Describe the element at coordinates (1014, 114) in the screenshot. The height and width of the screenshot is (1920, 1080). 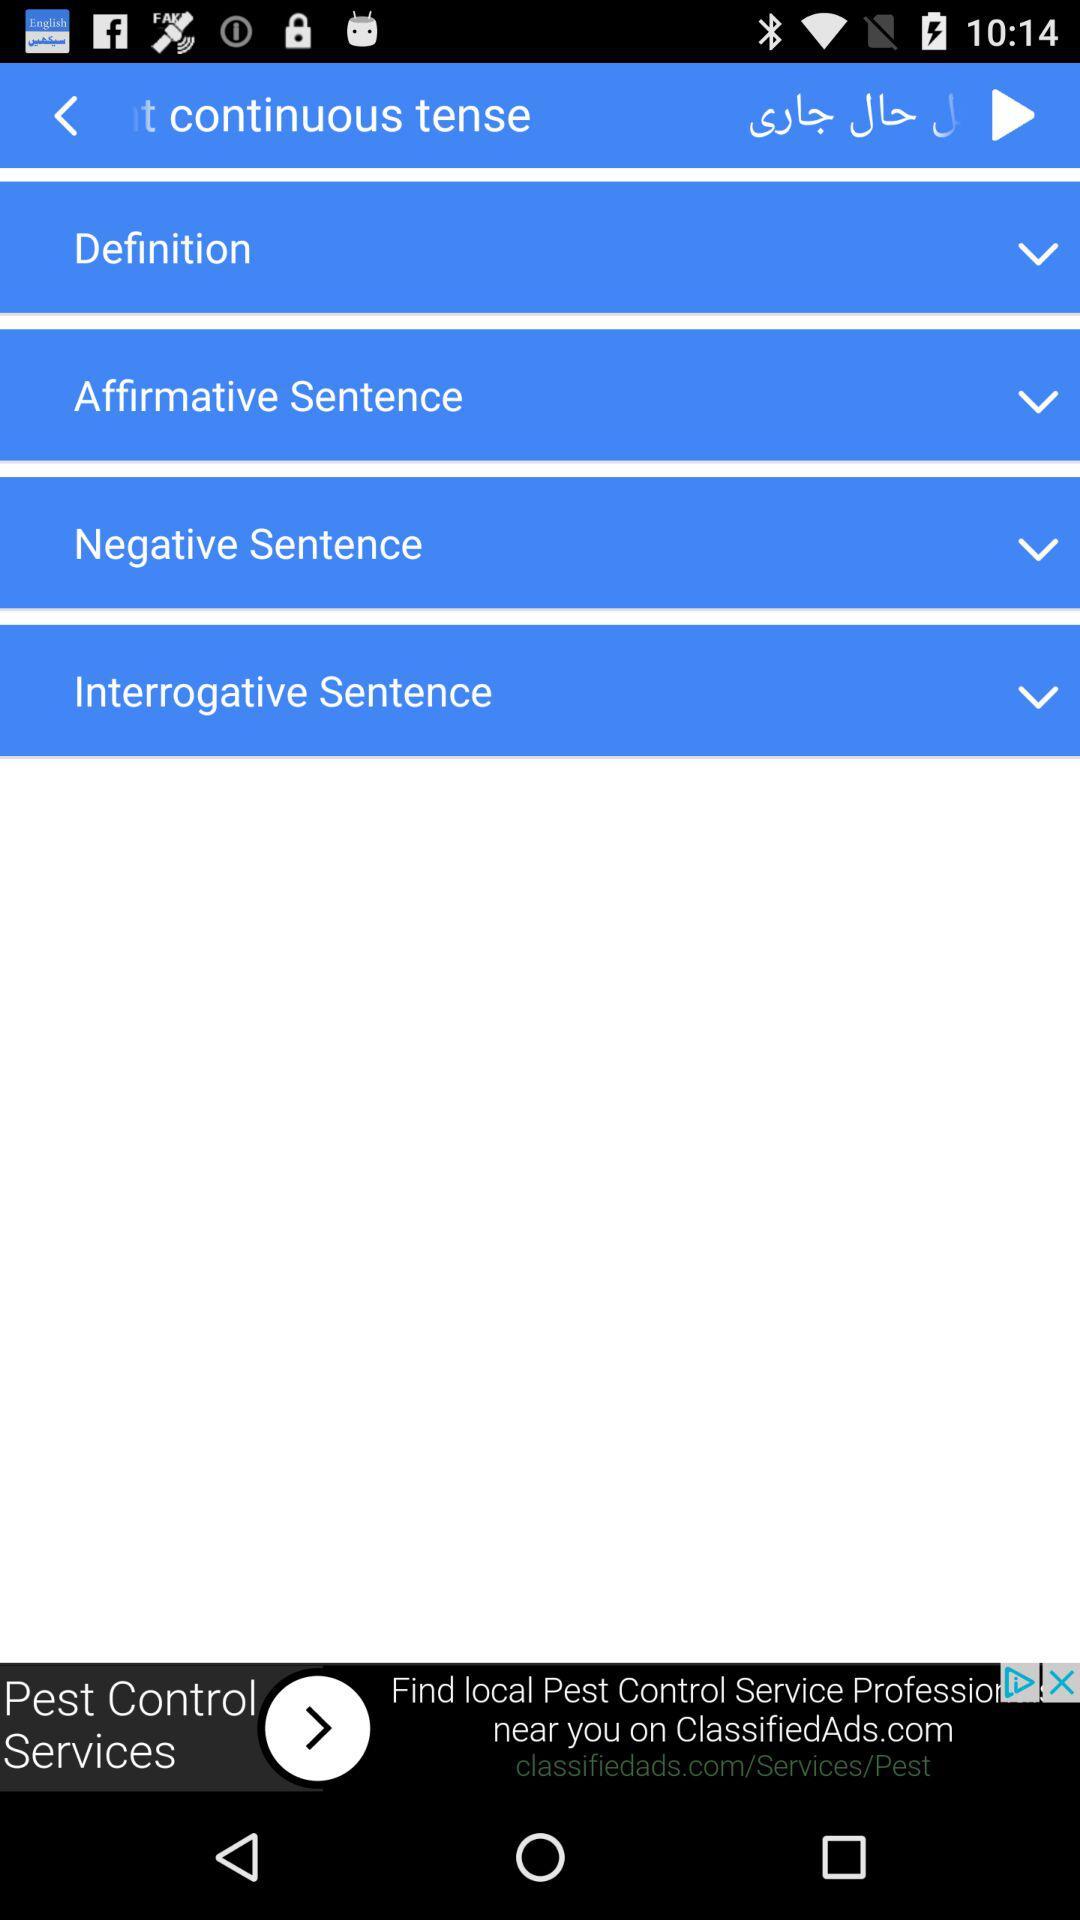
I see `advance forward` at that location.